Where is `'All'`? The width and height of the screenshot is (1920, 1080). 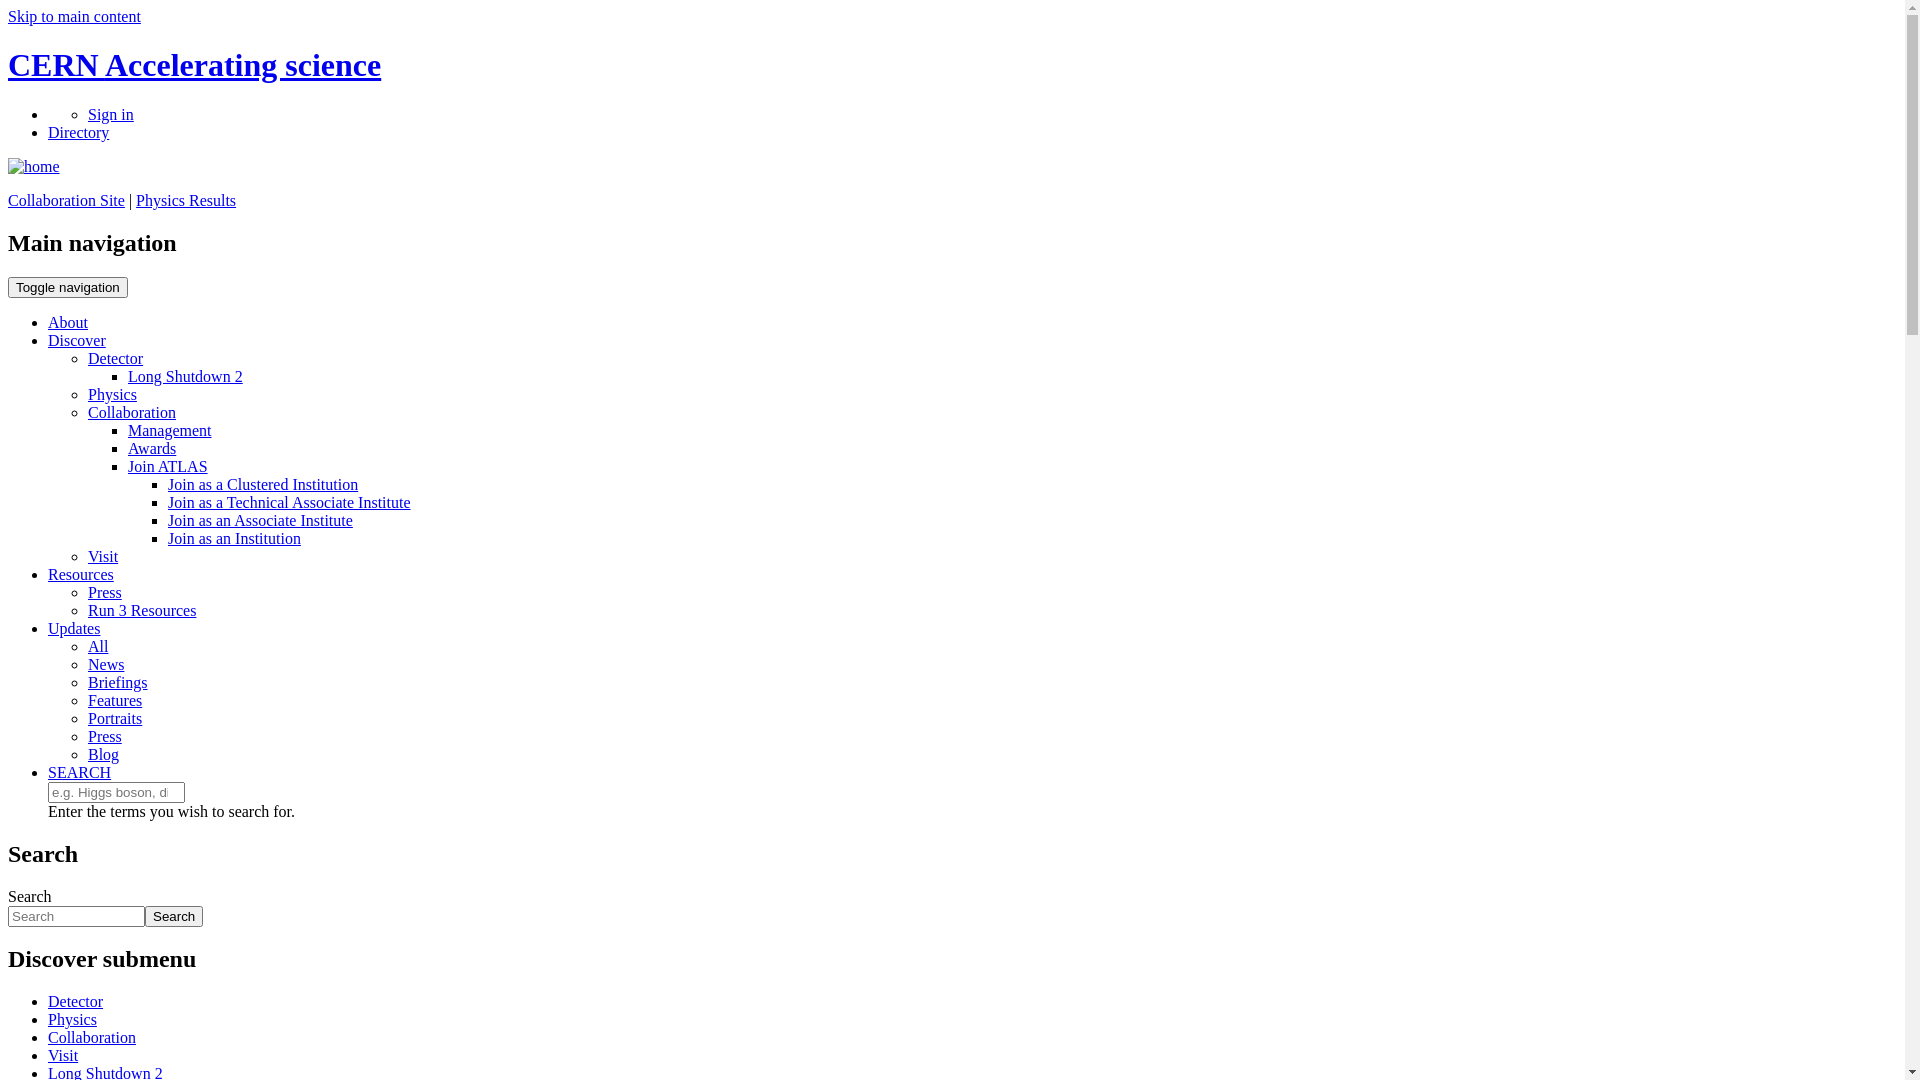 'All' is located at coordinates (86, 646).